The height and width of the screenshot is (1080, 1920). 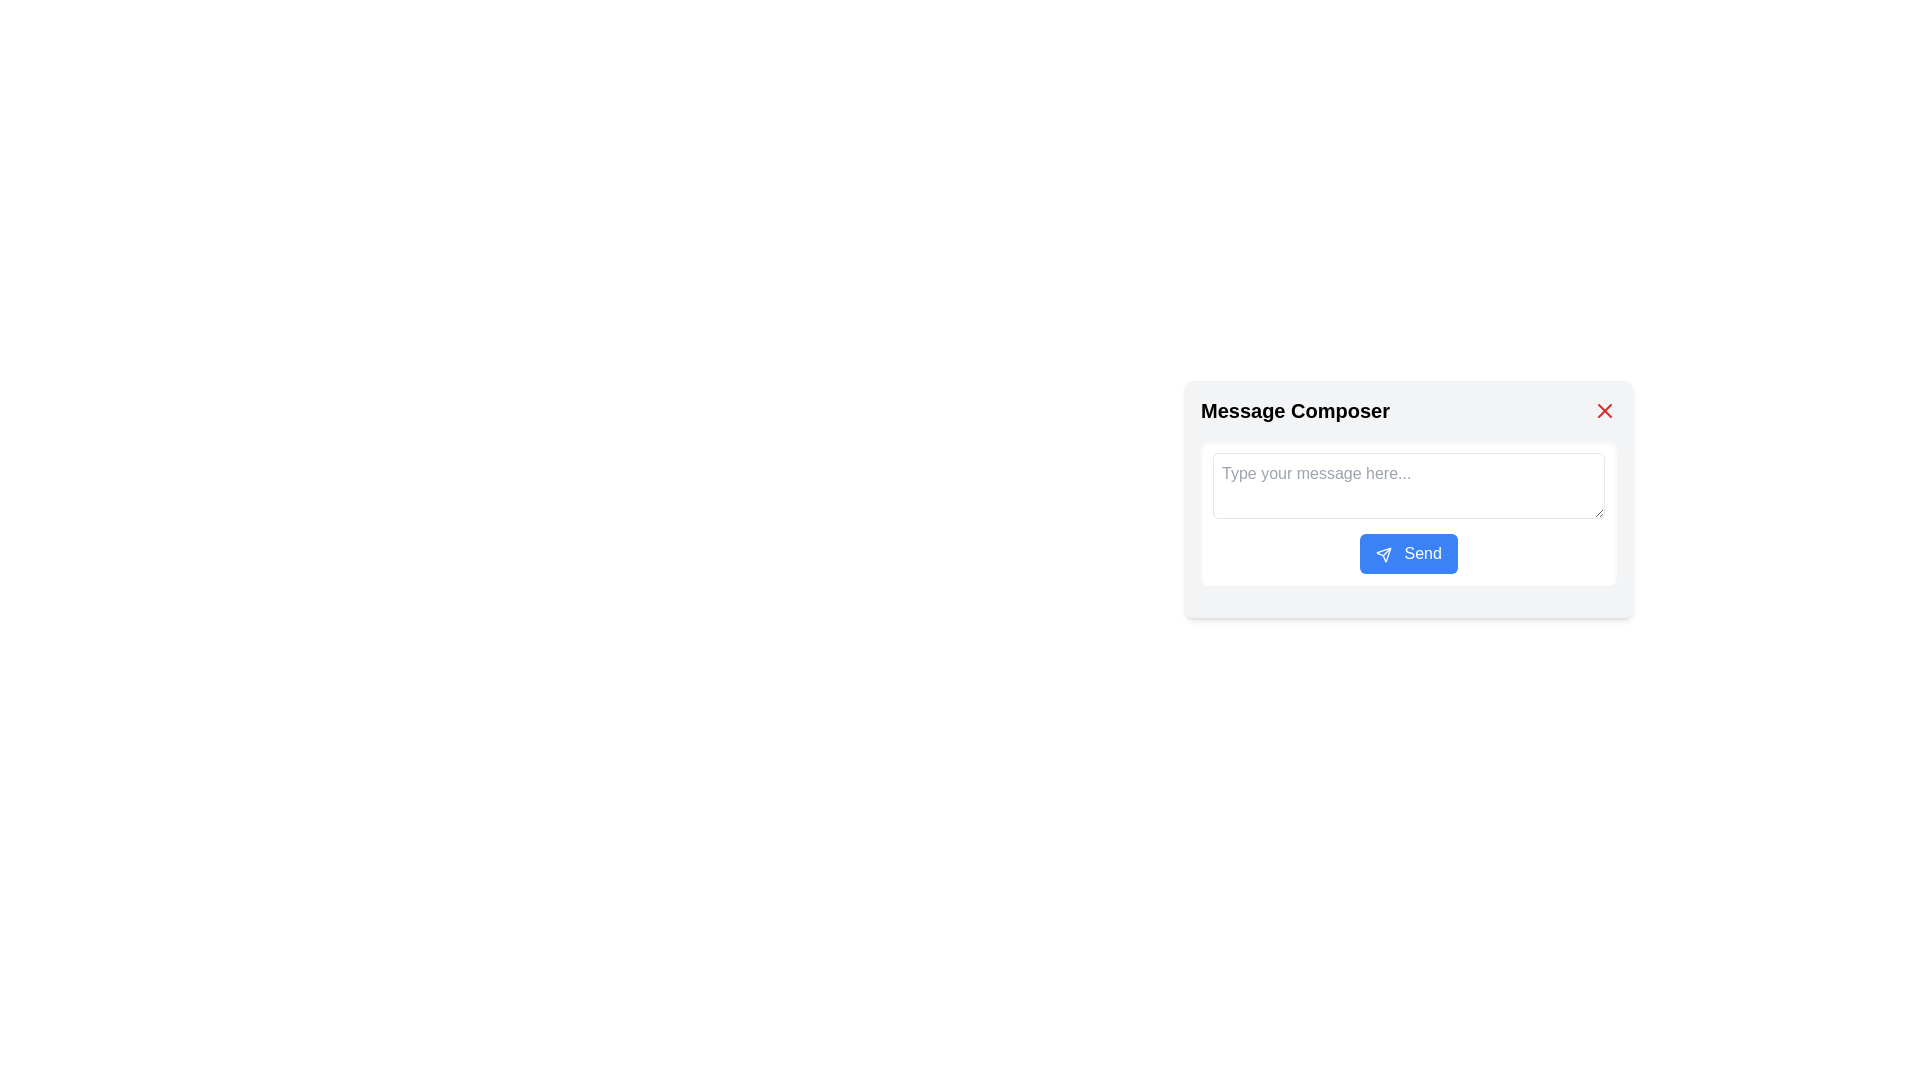 I want to click on the static text header with an interactive toggle button represented by the red 'X' icon, so click(x=1408, y=410).